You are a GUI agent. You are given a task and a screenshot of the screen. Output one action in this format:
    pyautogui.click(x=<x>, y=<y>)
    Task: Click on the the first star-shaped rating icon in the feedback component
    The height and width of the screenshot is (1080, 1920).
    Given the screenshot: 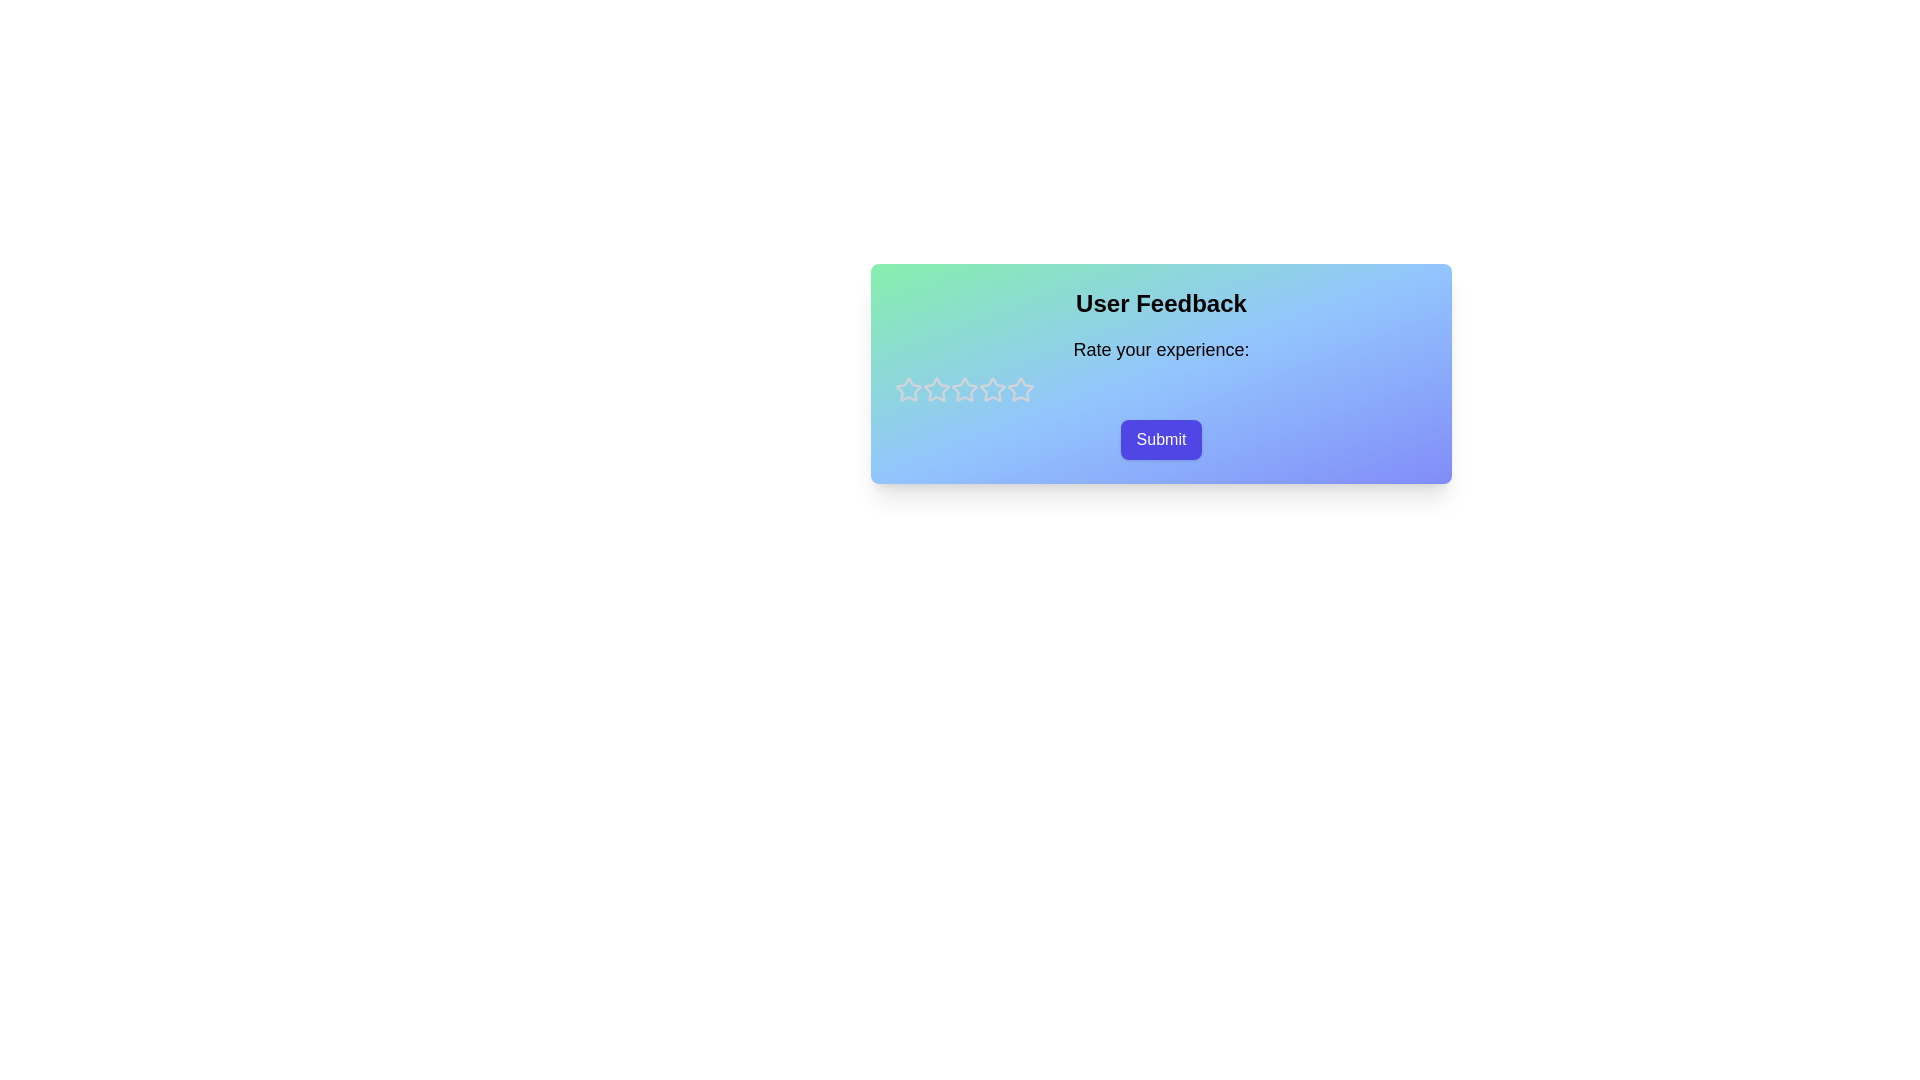 What is the action you would take?
    pyautogui.click(x=907, y=389)
    